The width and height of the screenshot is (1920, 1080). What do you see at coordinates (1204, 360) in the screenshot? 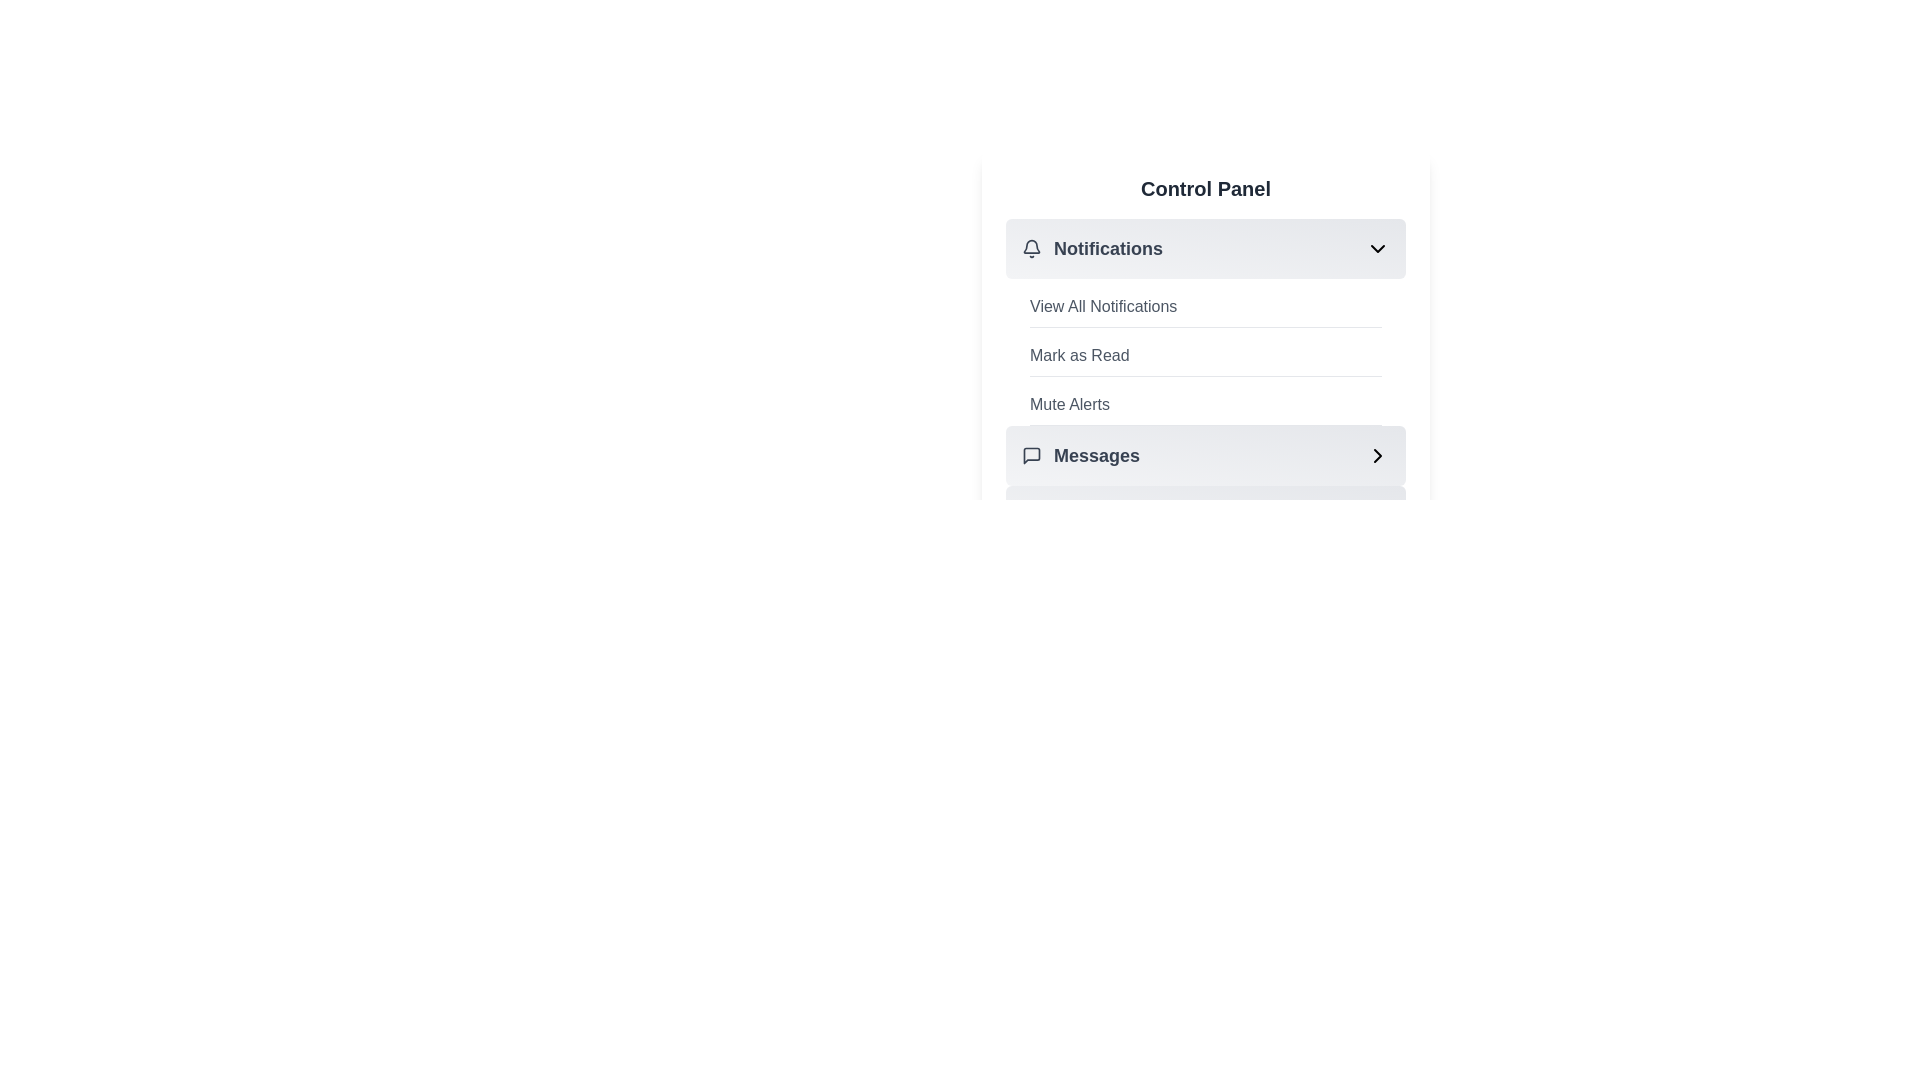
I see `the 'Mark as Read' action link within the 'Notifications' menu to mark notifications as read` at bounding box center [1204, 360].